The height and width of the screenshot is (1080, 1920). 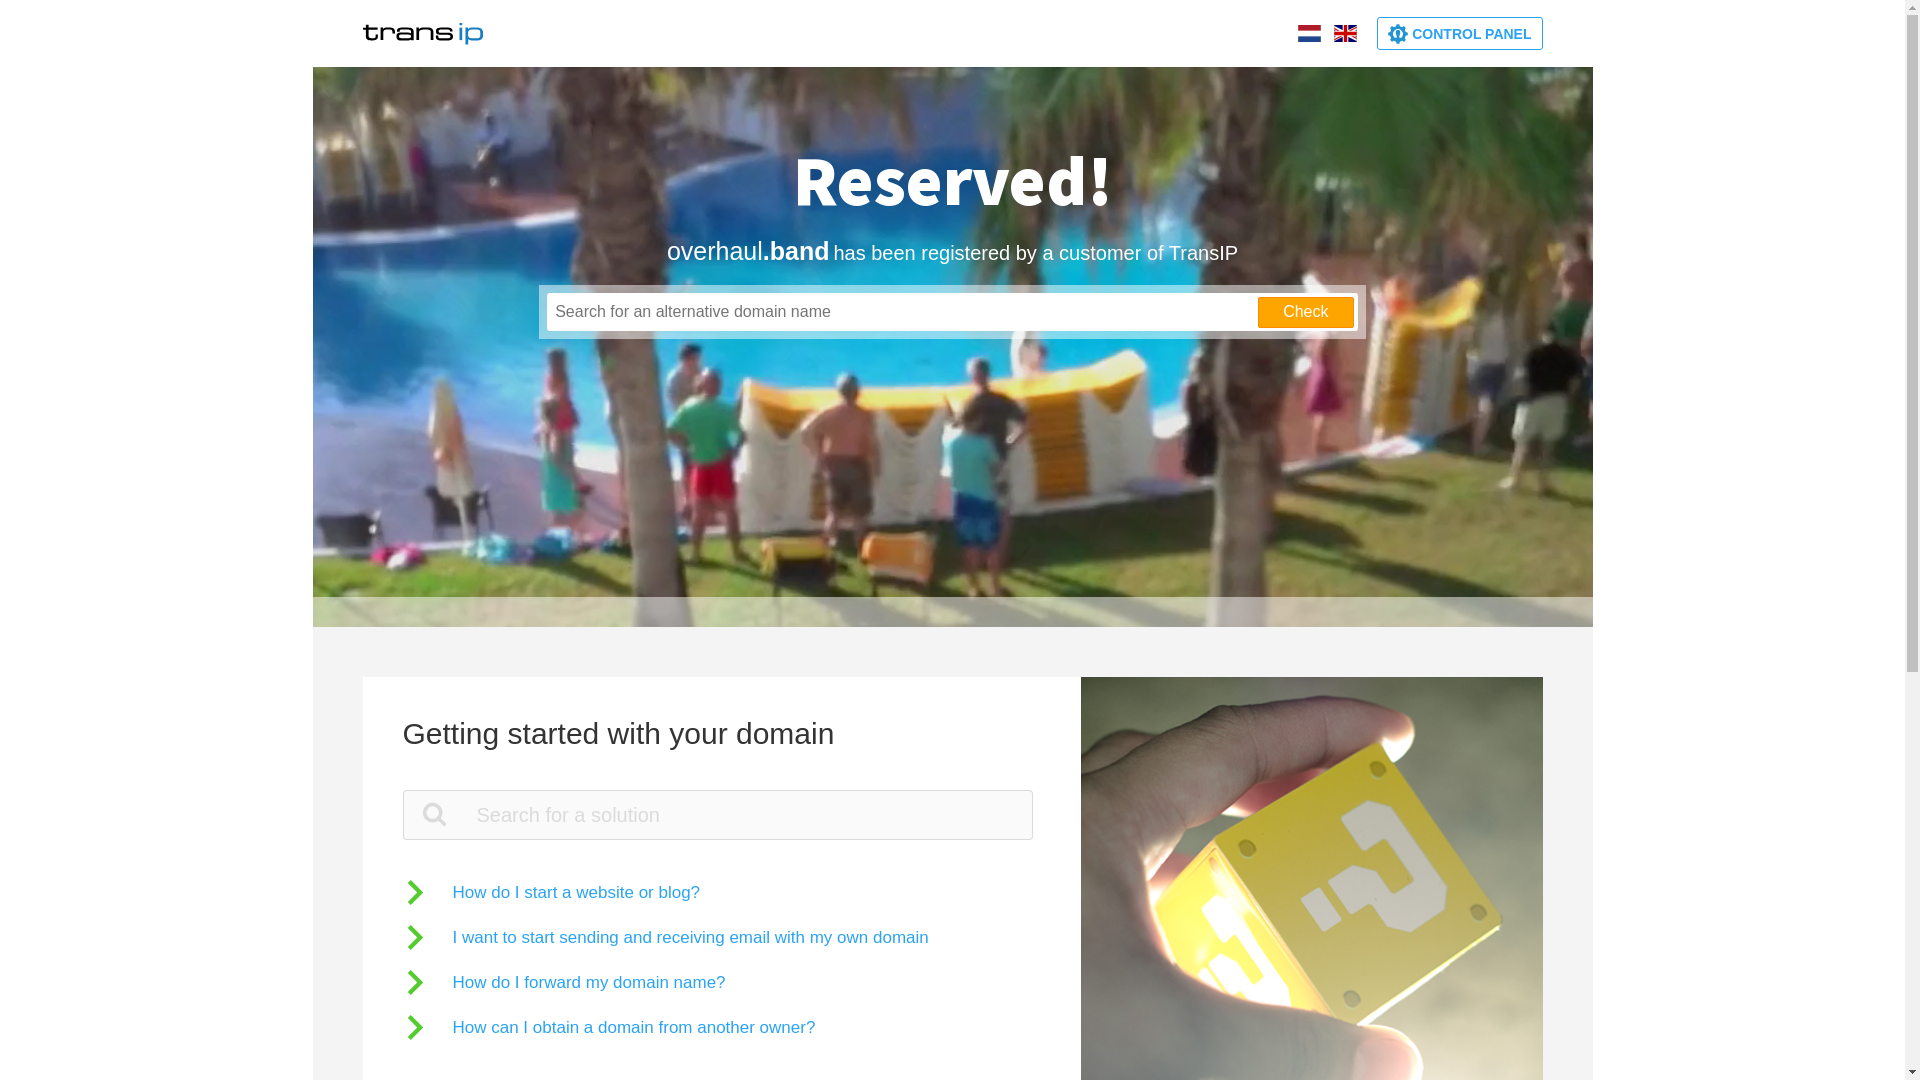 I want to click on 'How do I start a website or blog?', so click(x=551, y=891).